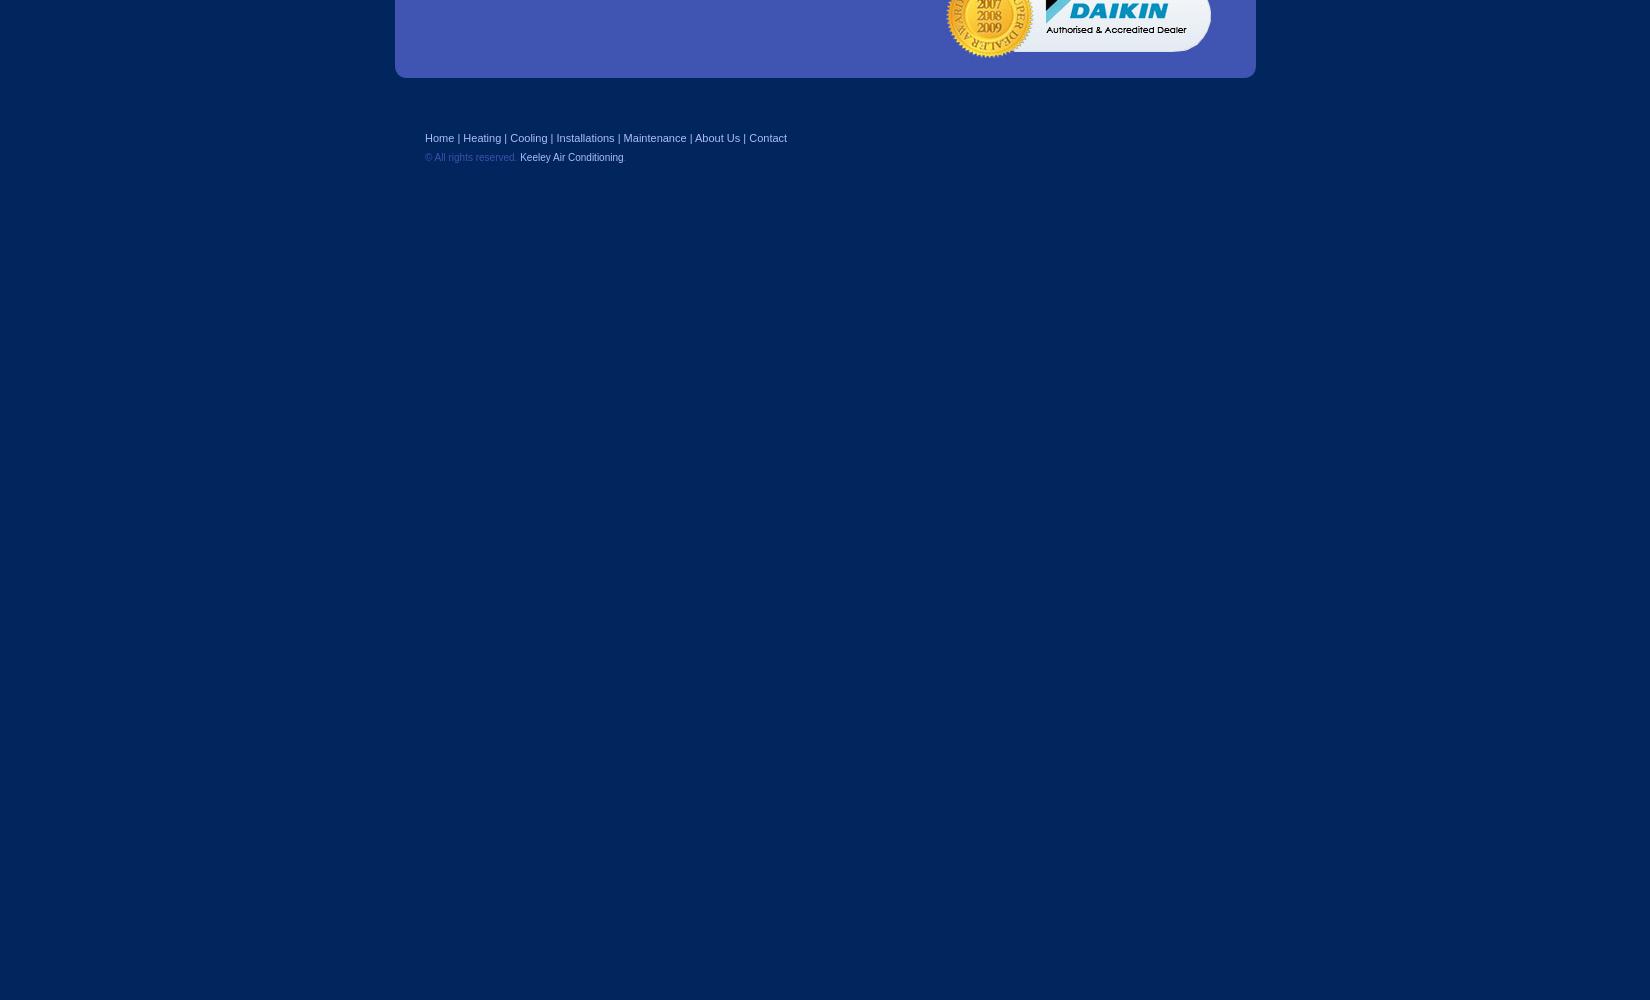 Image resolution: width=1650 pixels, height=1000 pixels. Describe the element at coordinates (623, 157) in the screenshot. I see `'.'` at that location.